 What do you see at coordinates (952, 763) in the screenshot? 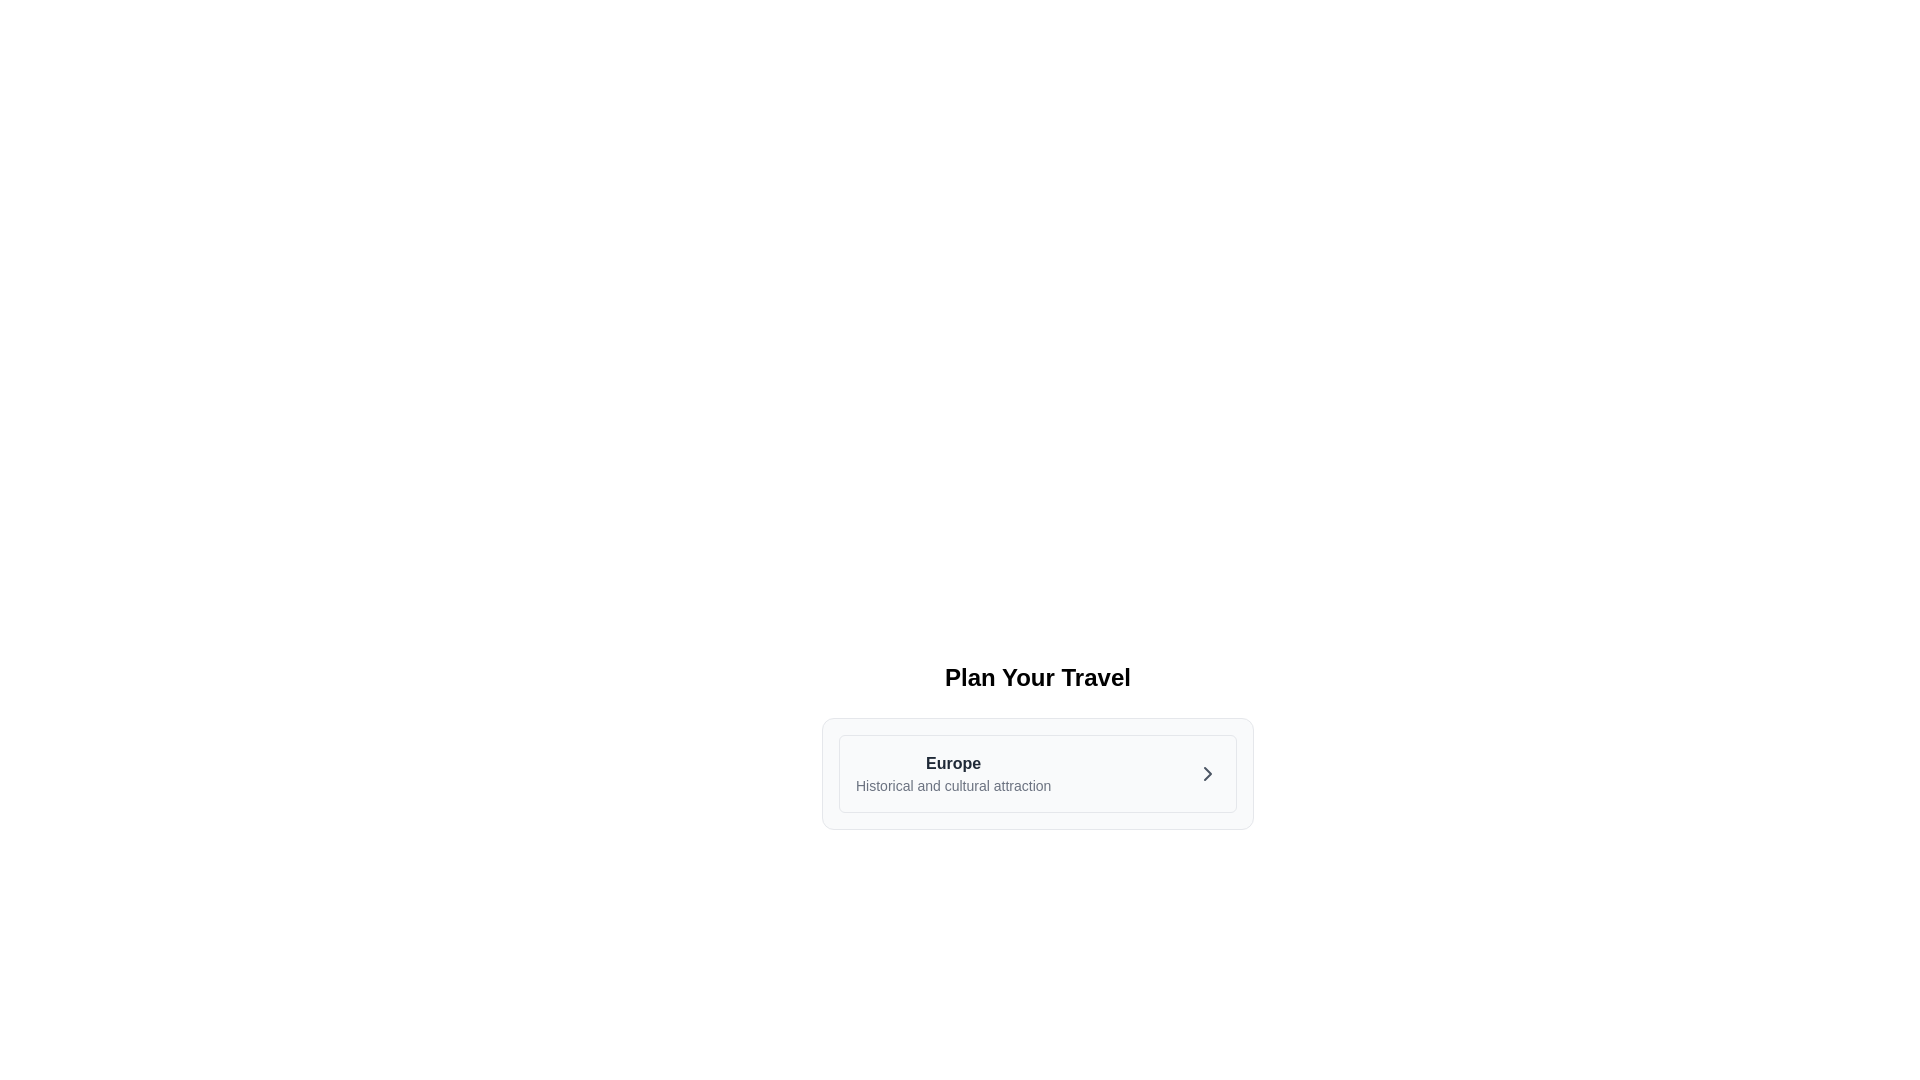
I see `the text label displaying 'Europe' in bold dark gray, which is positioned above the descriptive text 'Historical and cultural attraction'` at bounding box center [952, 763].